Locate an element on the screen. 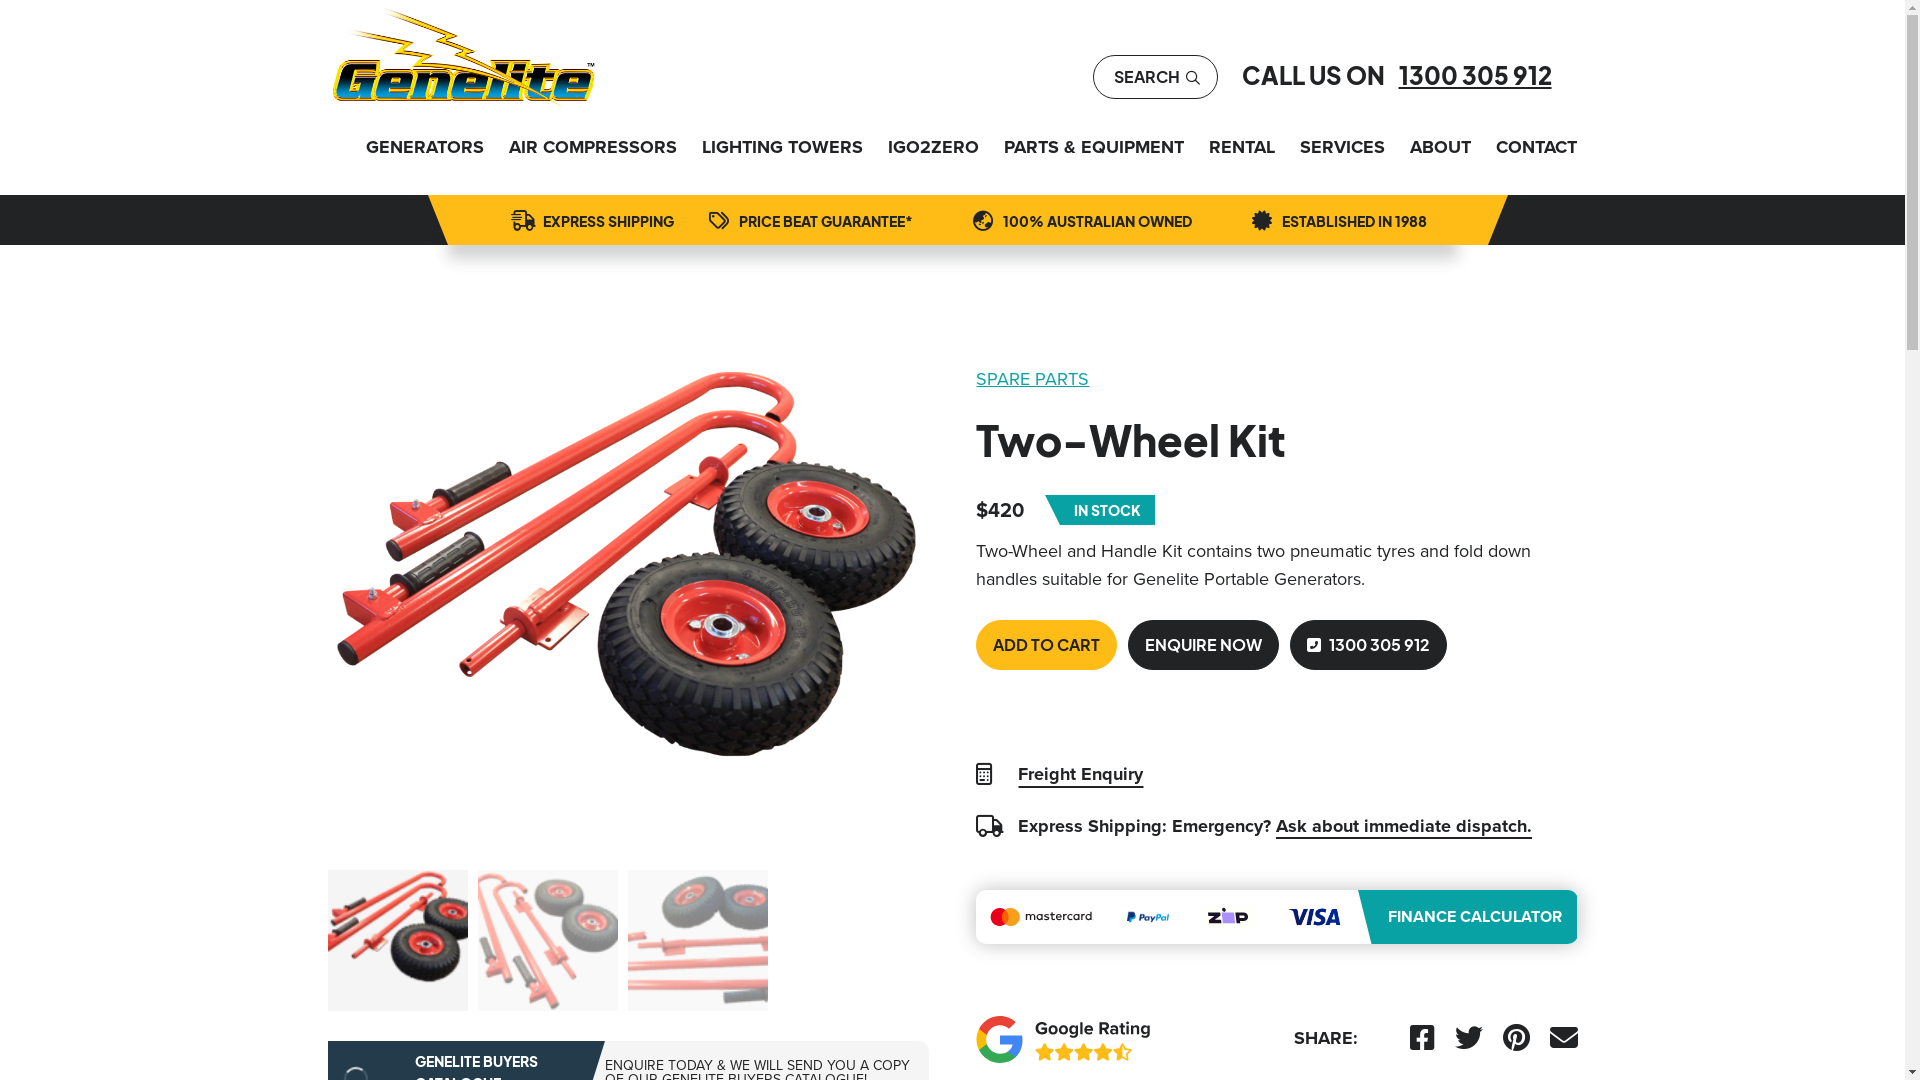 This screenshot has width=1920, height=1080. 'SPARE PARTS' is located at coordinates (975, 378).